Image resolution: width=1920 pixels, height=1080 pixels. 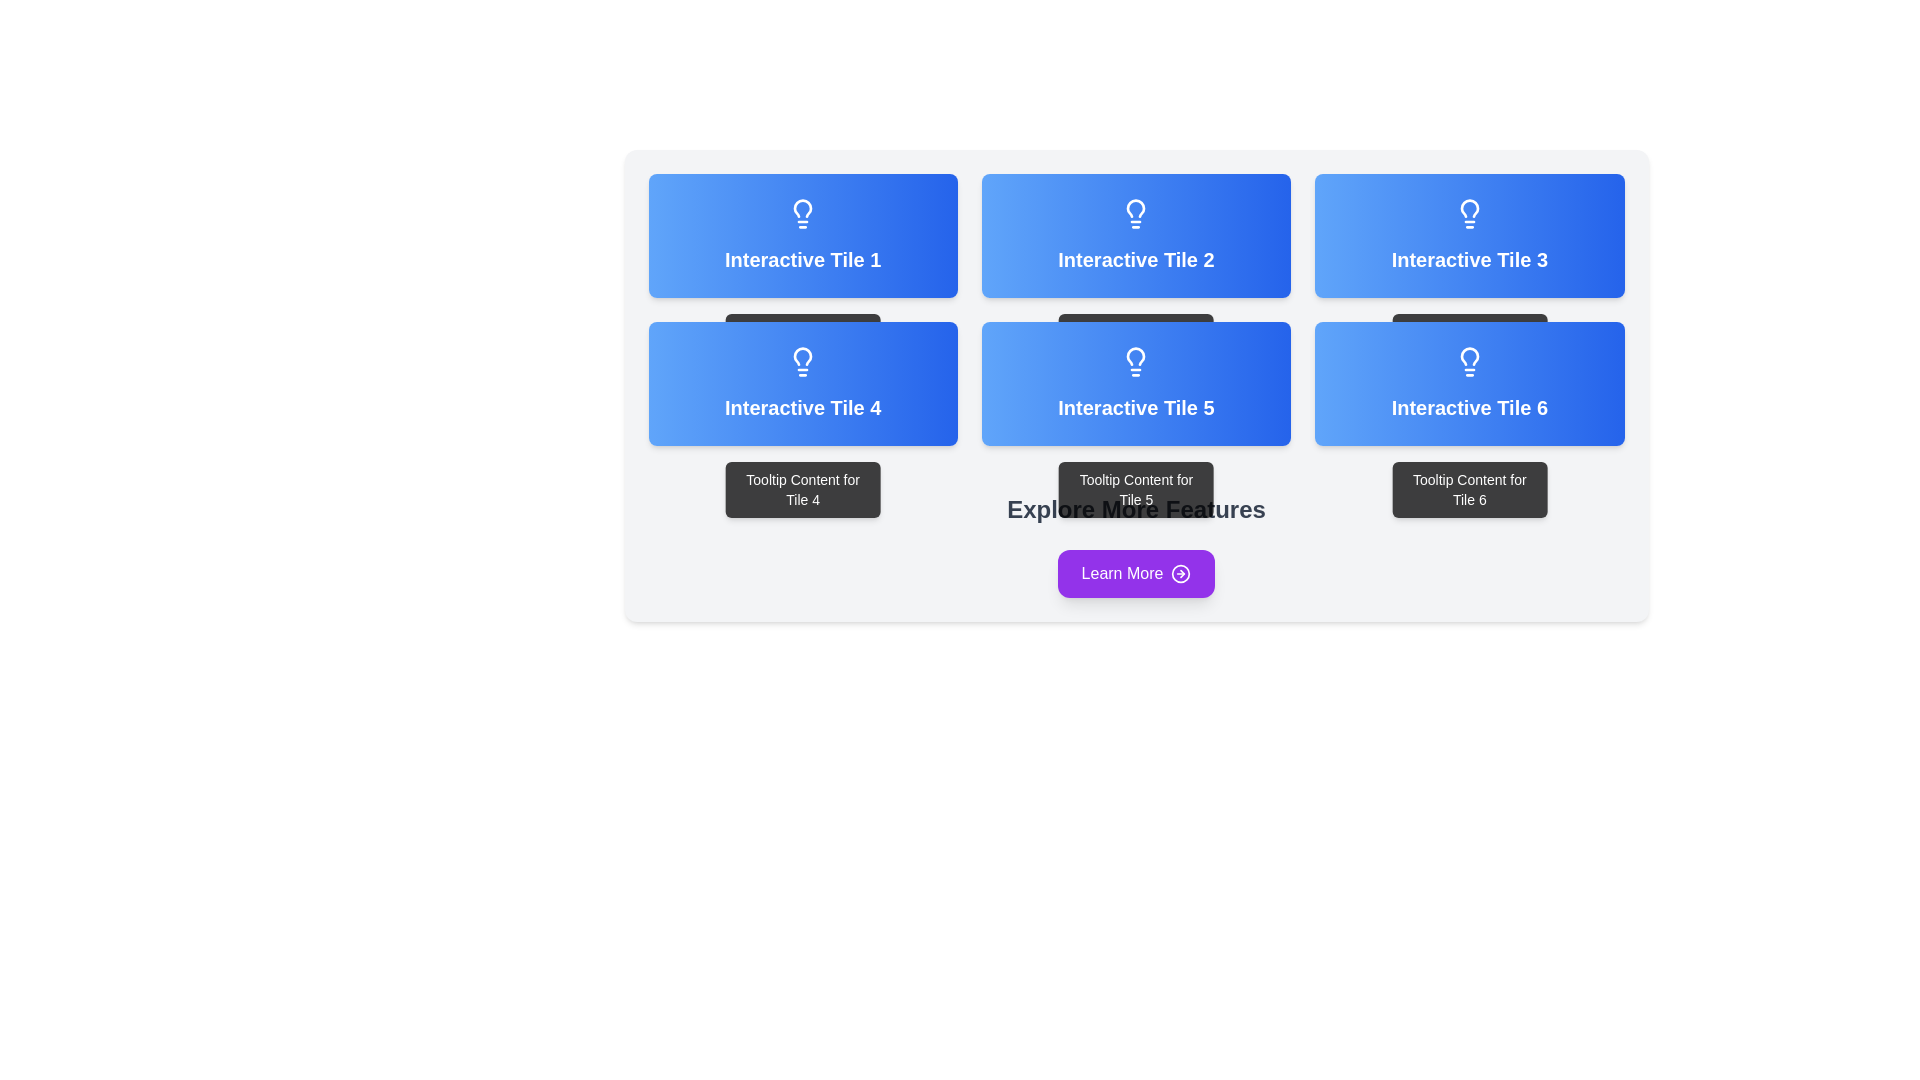 I want to click on the non-interactive heading or informational label that is centered among components below Interactive Tile 5 and above the 'Learn More' button, so click(x=1136, y=508).